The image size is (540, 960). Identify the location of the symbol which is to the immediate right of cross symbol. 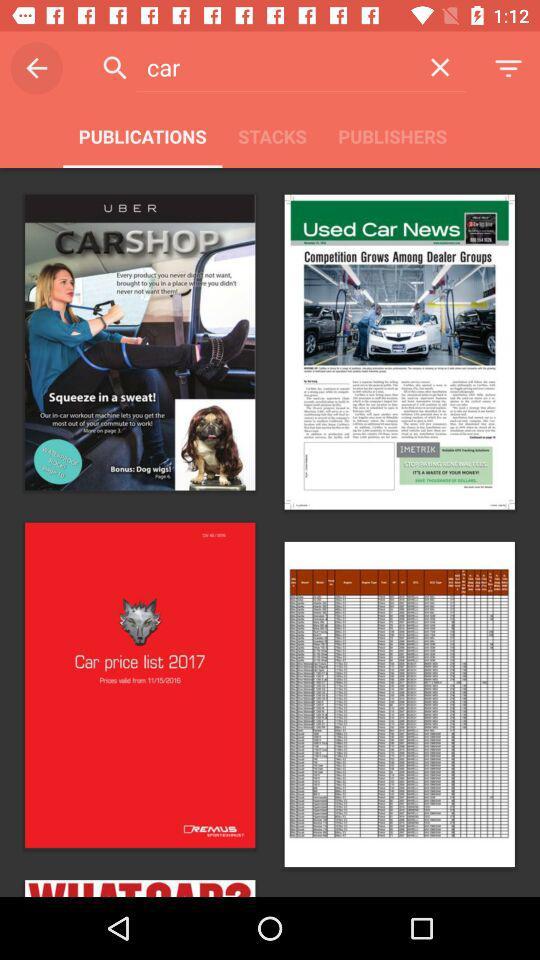
(508, 68).